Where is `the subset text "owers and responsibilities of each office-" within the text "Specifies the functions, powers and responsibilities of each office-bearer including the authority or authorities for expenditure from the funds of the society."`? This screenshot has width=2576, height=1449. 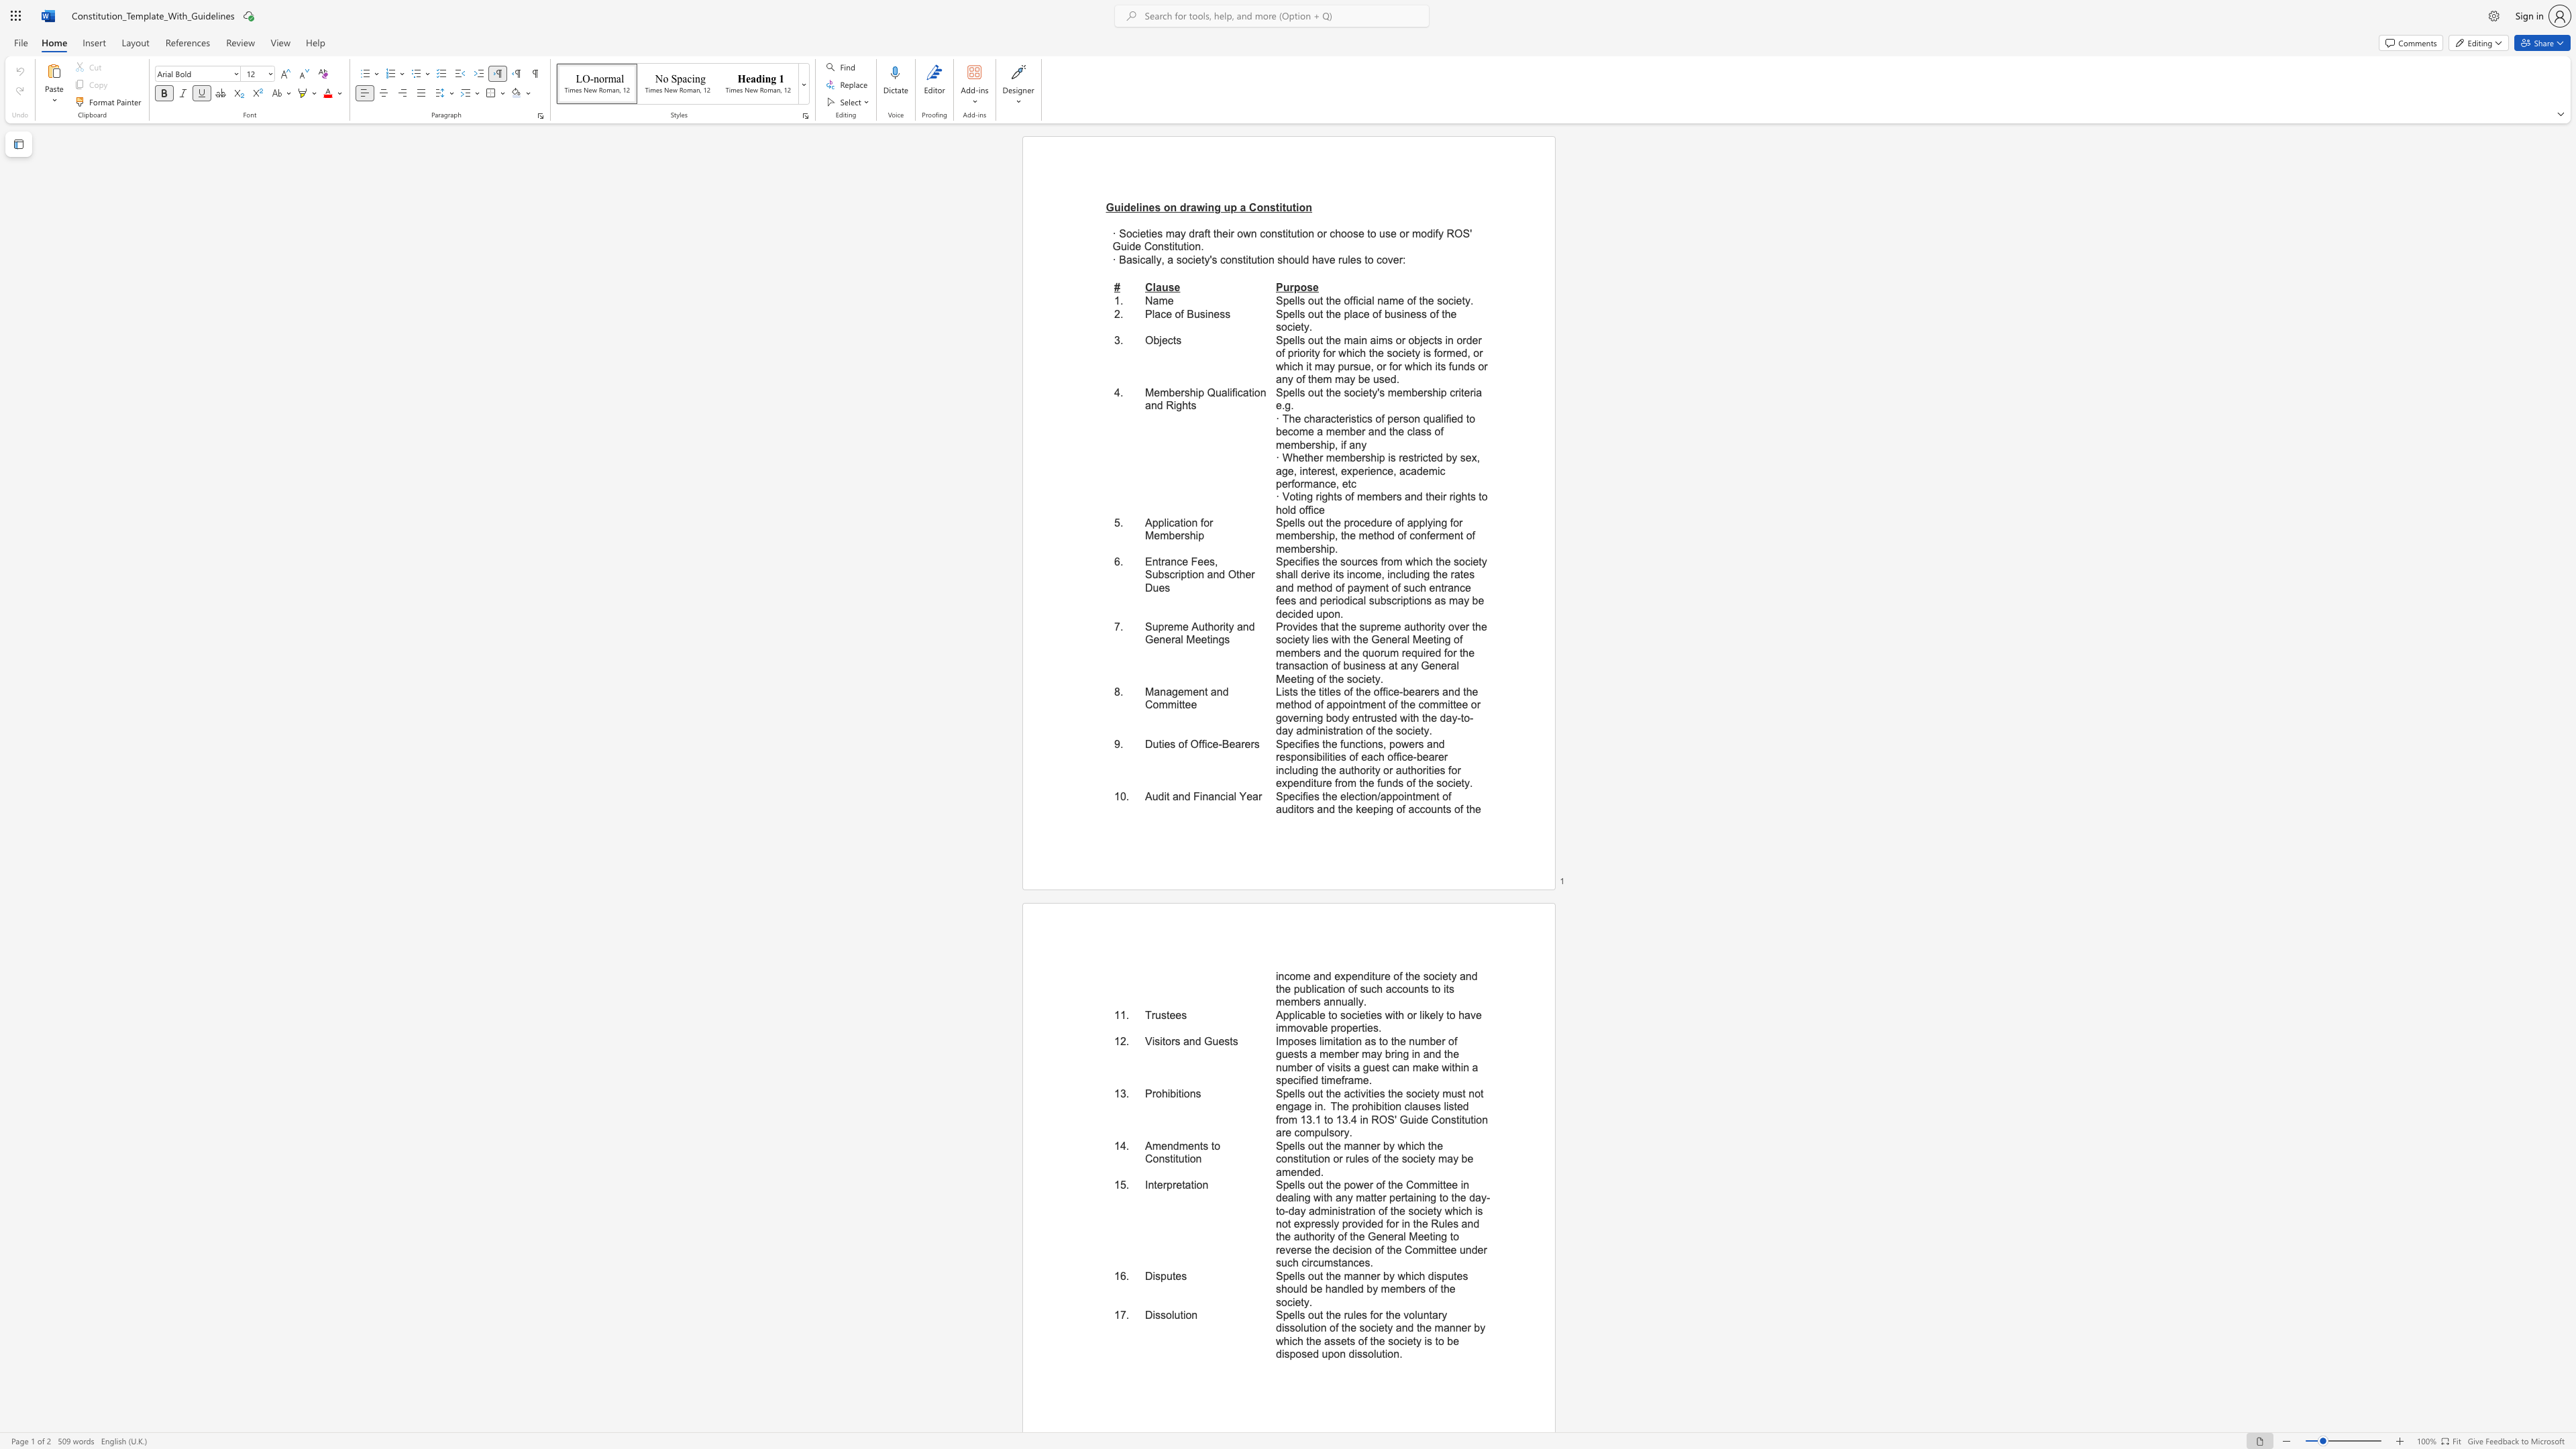 the subset text "owers and responsibilities of each office-" within the text "Specifies the functions, powers and responsibilities of each office-bearer including the authority or authorities for expenditure from the funds of the society." is located at coordinates (1393, 743).